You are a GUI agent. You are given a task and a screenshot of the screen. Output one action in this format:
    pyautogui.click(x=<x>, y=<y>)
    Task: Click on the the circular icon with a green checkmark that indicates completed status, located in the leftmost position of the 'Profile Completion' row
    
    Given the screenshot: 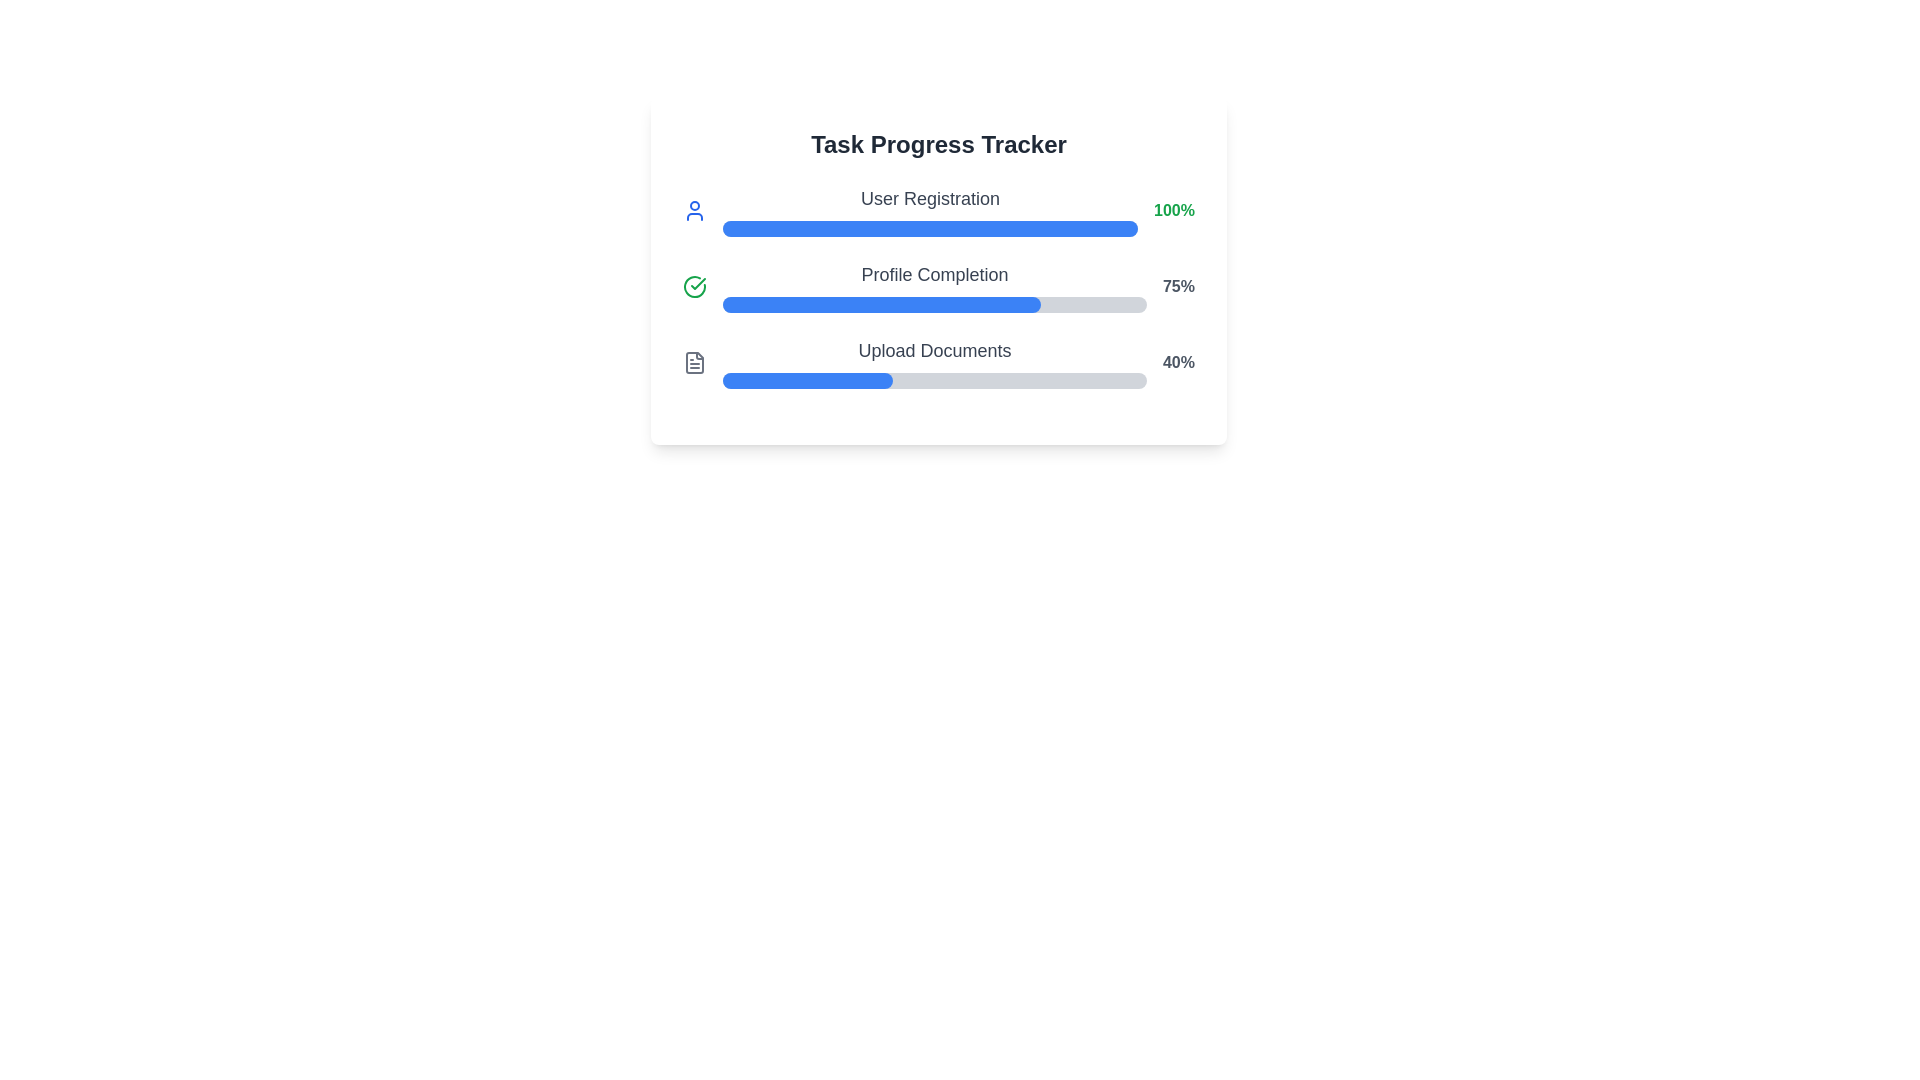 What is the action you would take?
    pyautogui.click(x=695, y=286)
    